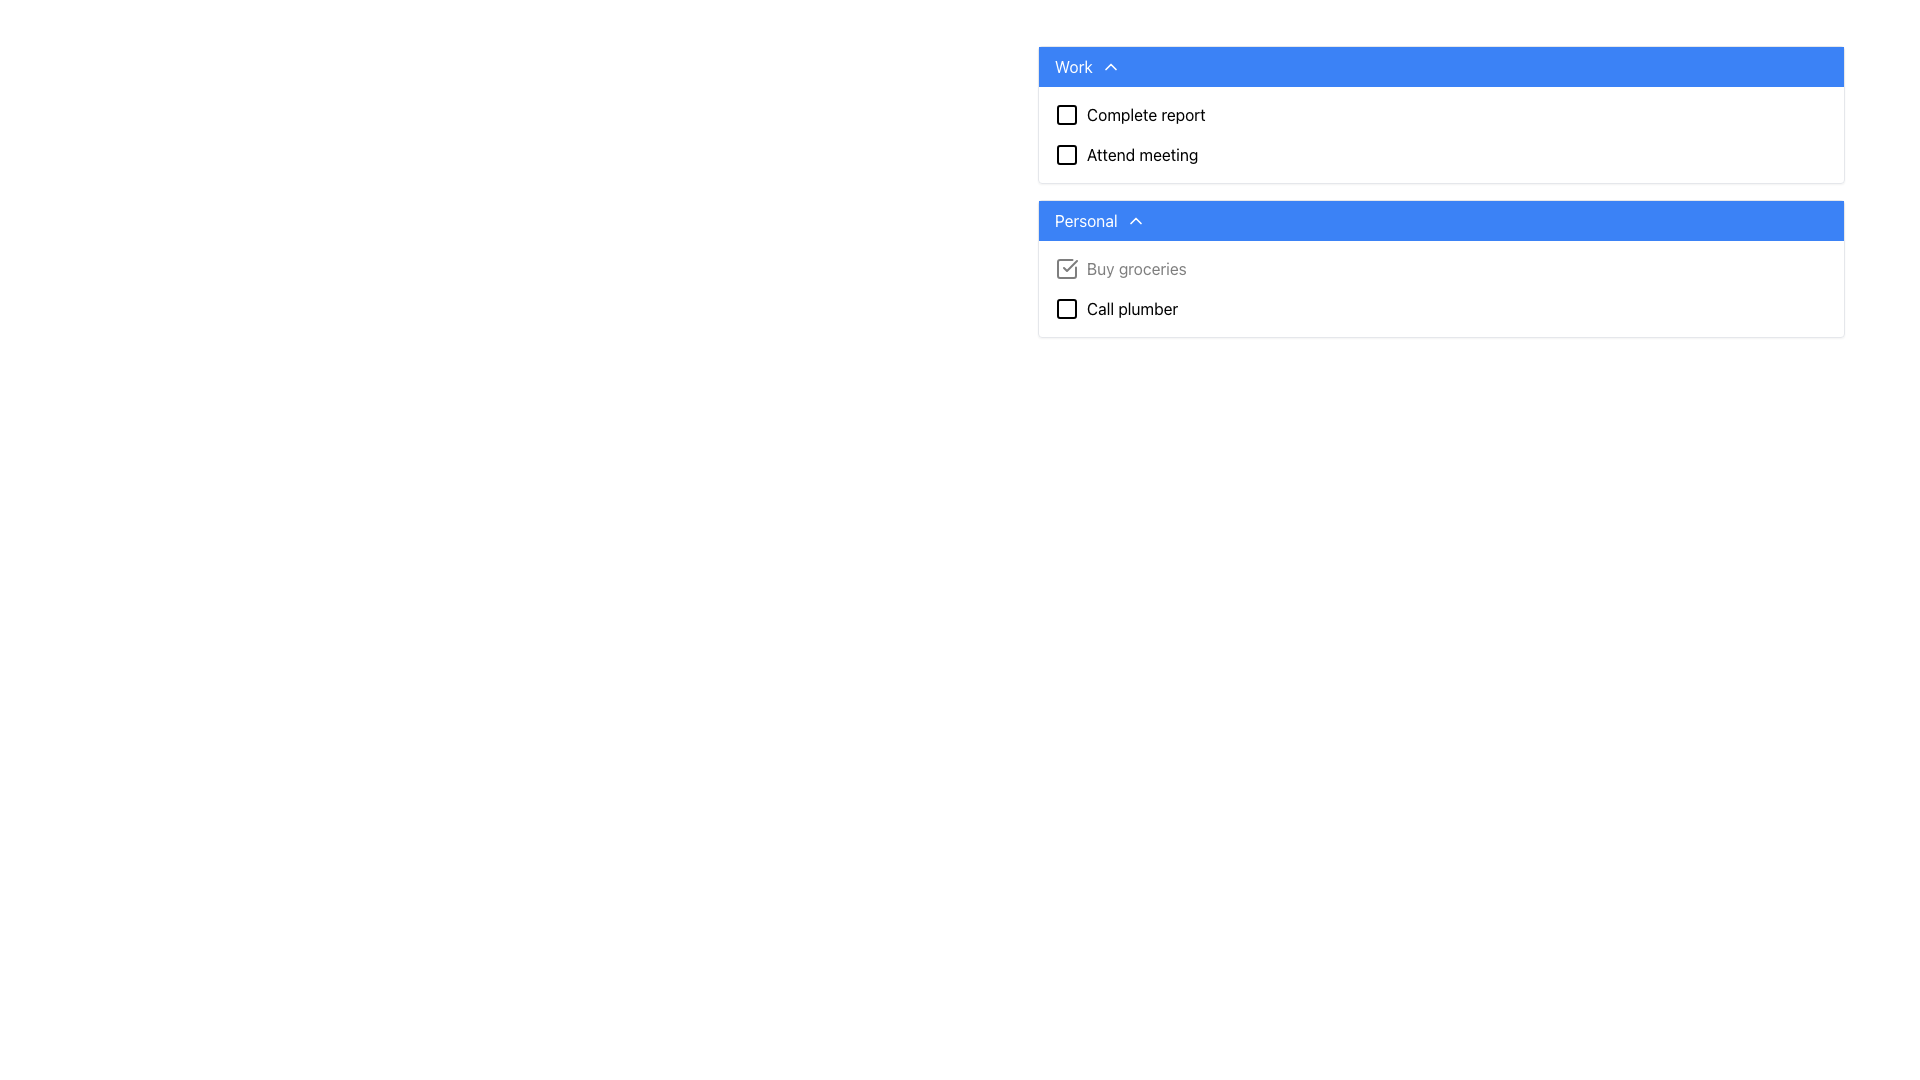 The width and height of the screenshot is (1920, 1080). Describe the element at coordinates (1065, 115) in the screenshot. I see `the decorative icon labeled 'Complete report' located at the top-left corner of the 'Work' section interface` at that location.